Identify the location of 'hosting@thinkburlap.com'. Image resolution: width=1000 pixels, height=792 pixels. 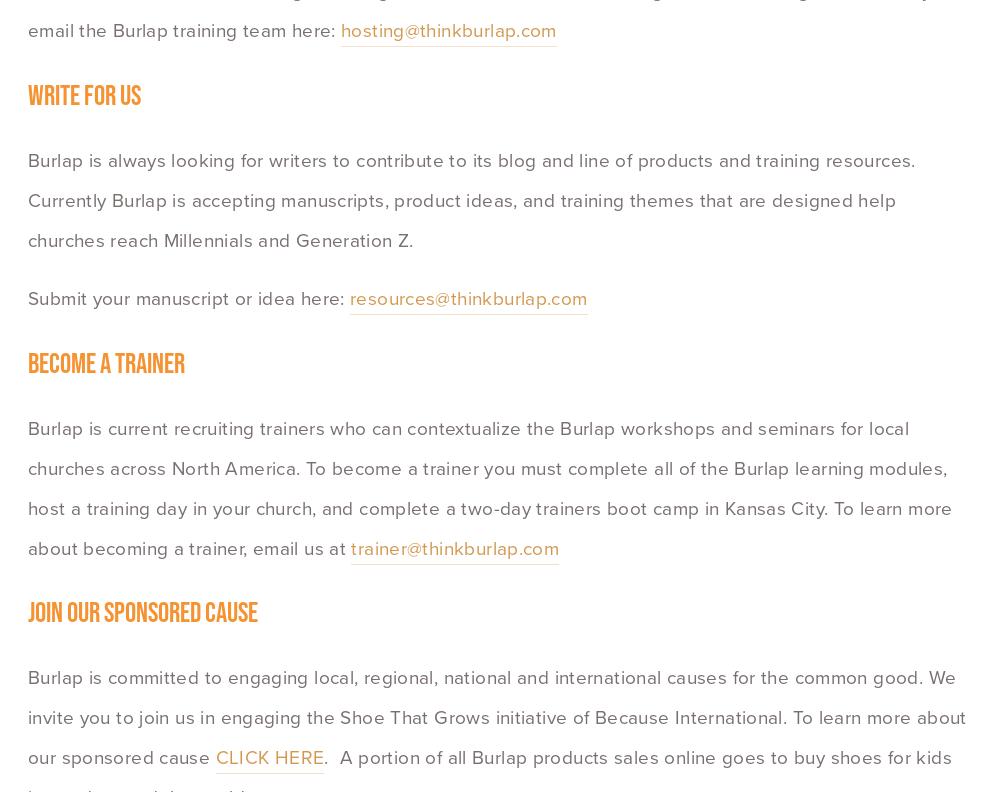
(447, 29).